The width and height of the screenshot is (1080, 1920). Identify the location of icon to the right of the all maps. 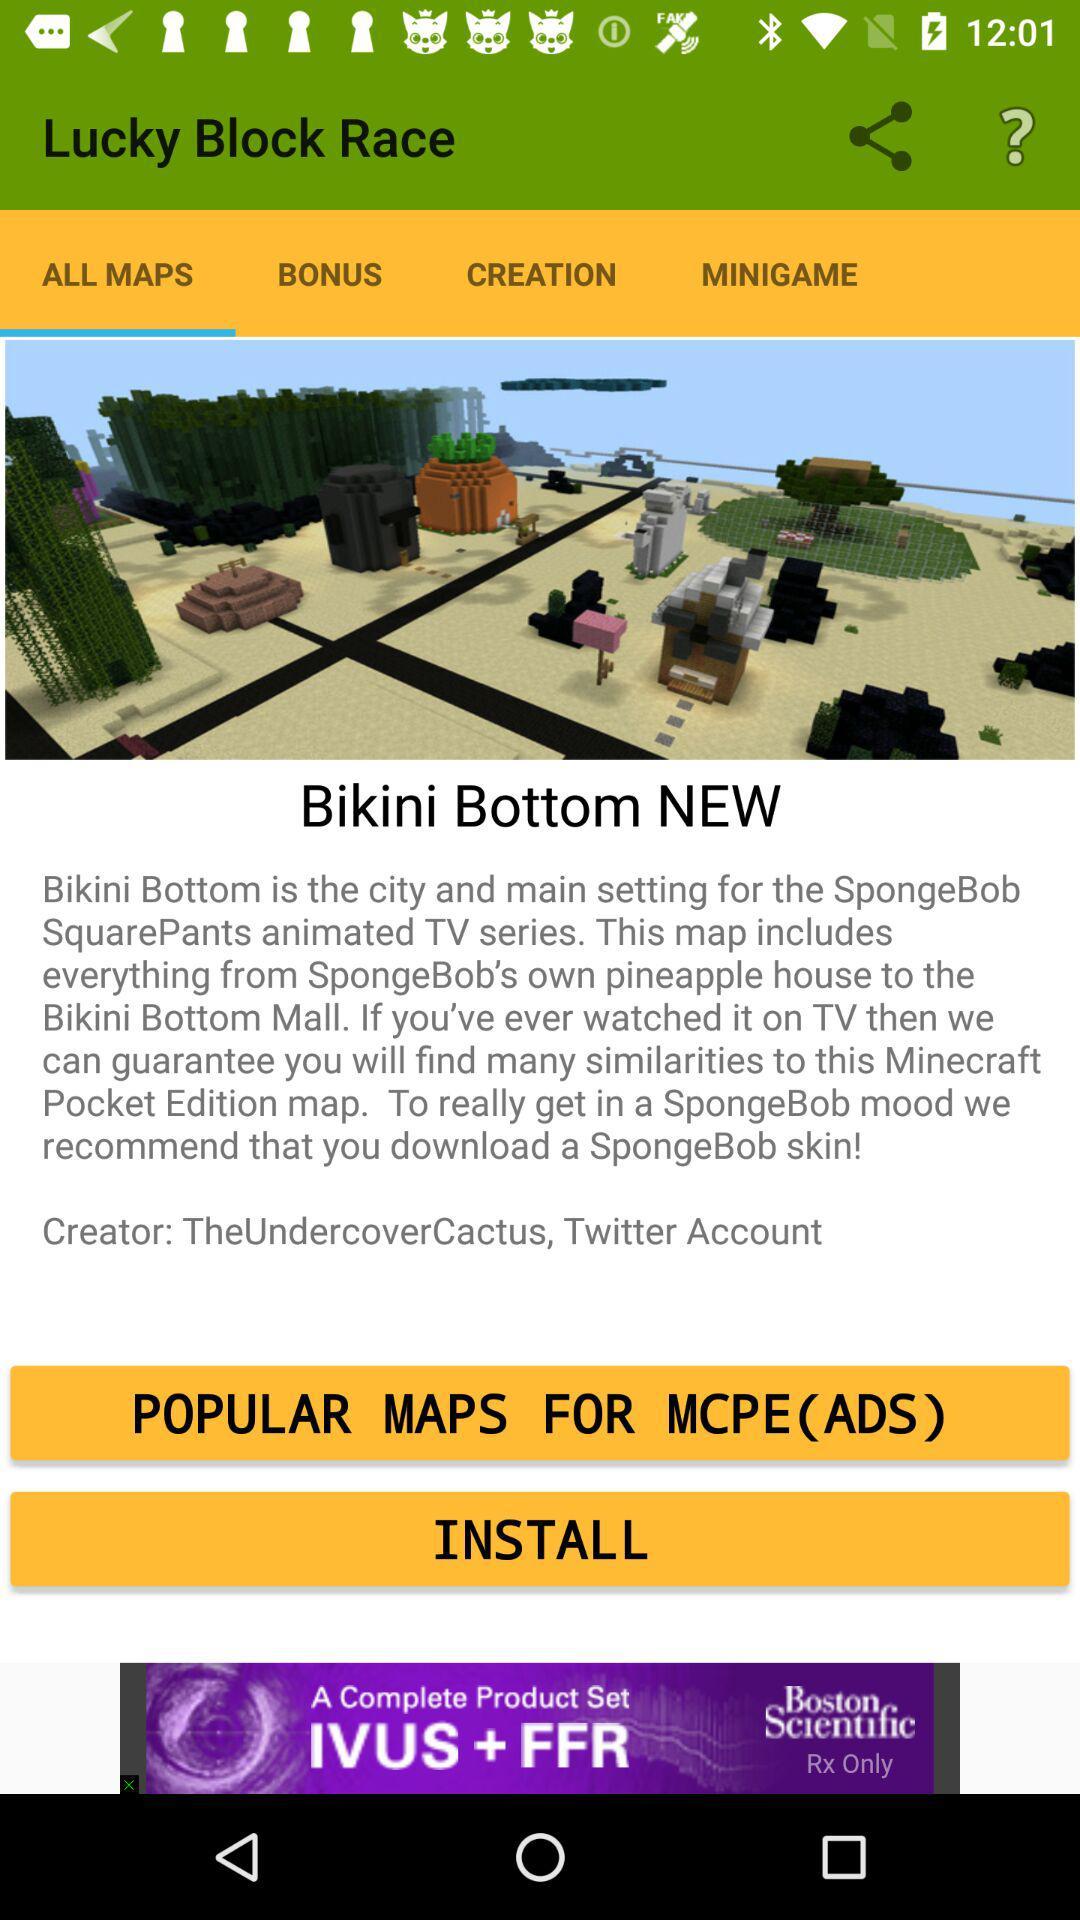
(329, 272).